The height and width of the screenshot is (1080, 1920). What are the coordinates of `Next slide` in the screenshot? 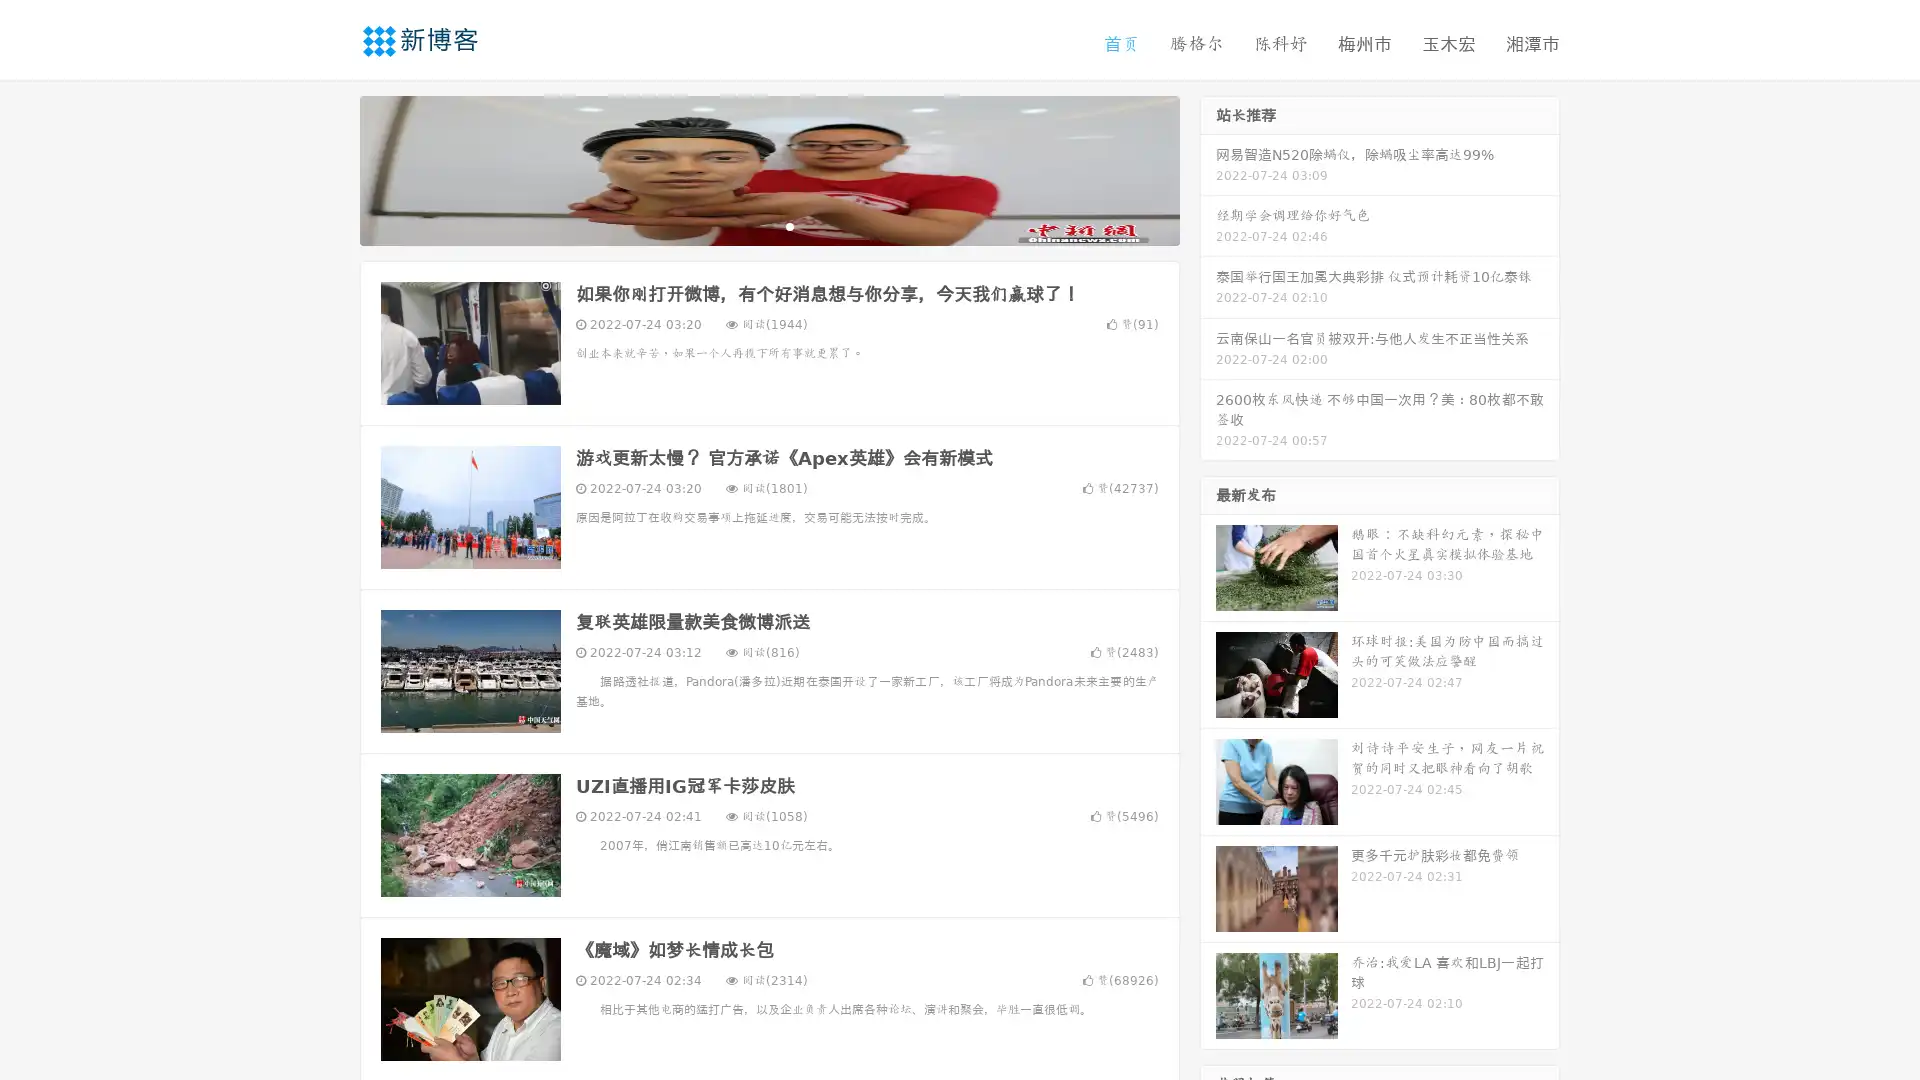 It's located at (1208, 168).